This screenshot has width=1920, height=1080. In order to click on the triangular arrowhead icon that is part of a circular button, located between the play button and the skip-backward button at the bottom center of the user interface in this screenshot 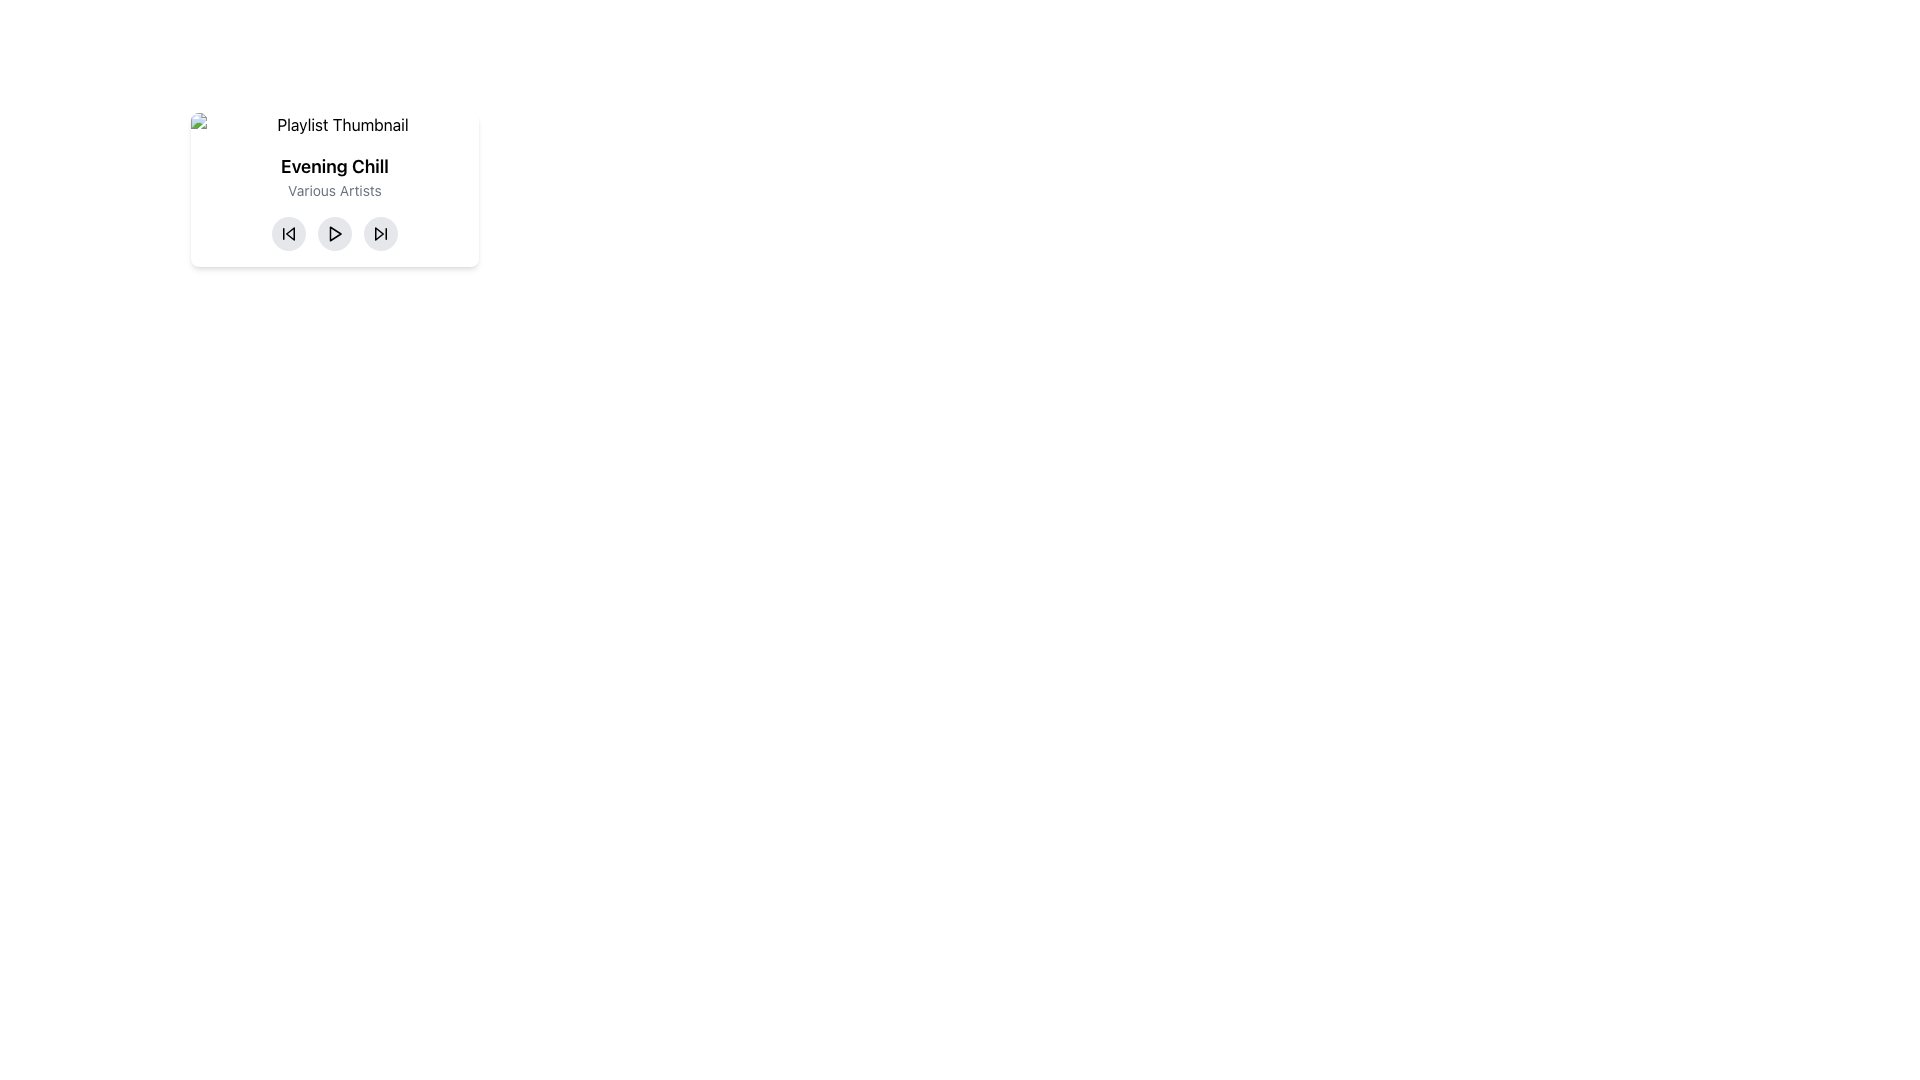, I will do `click(379, 233)`.